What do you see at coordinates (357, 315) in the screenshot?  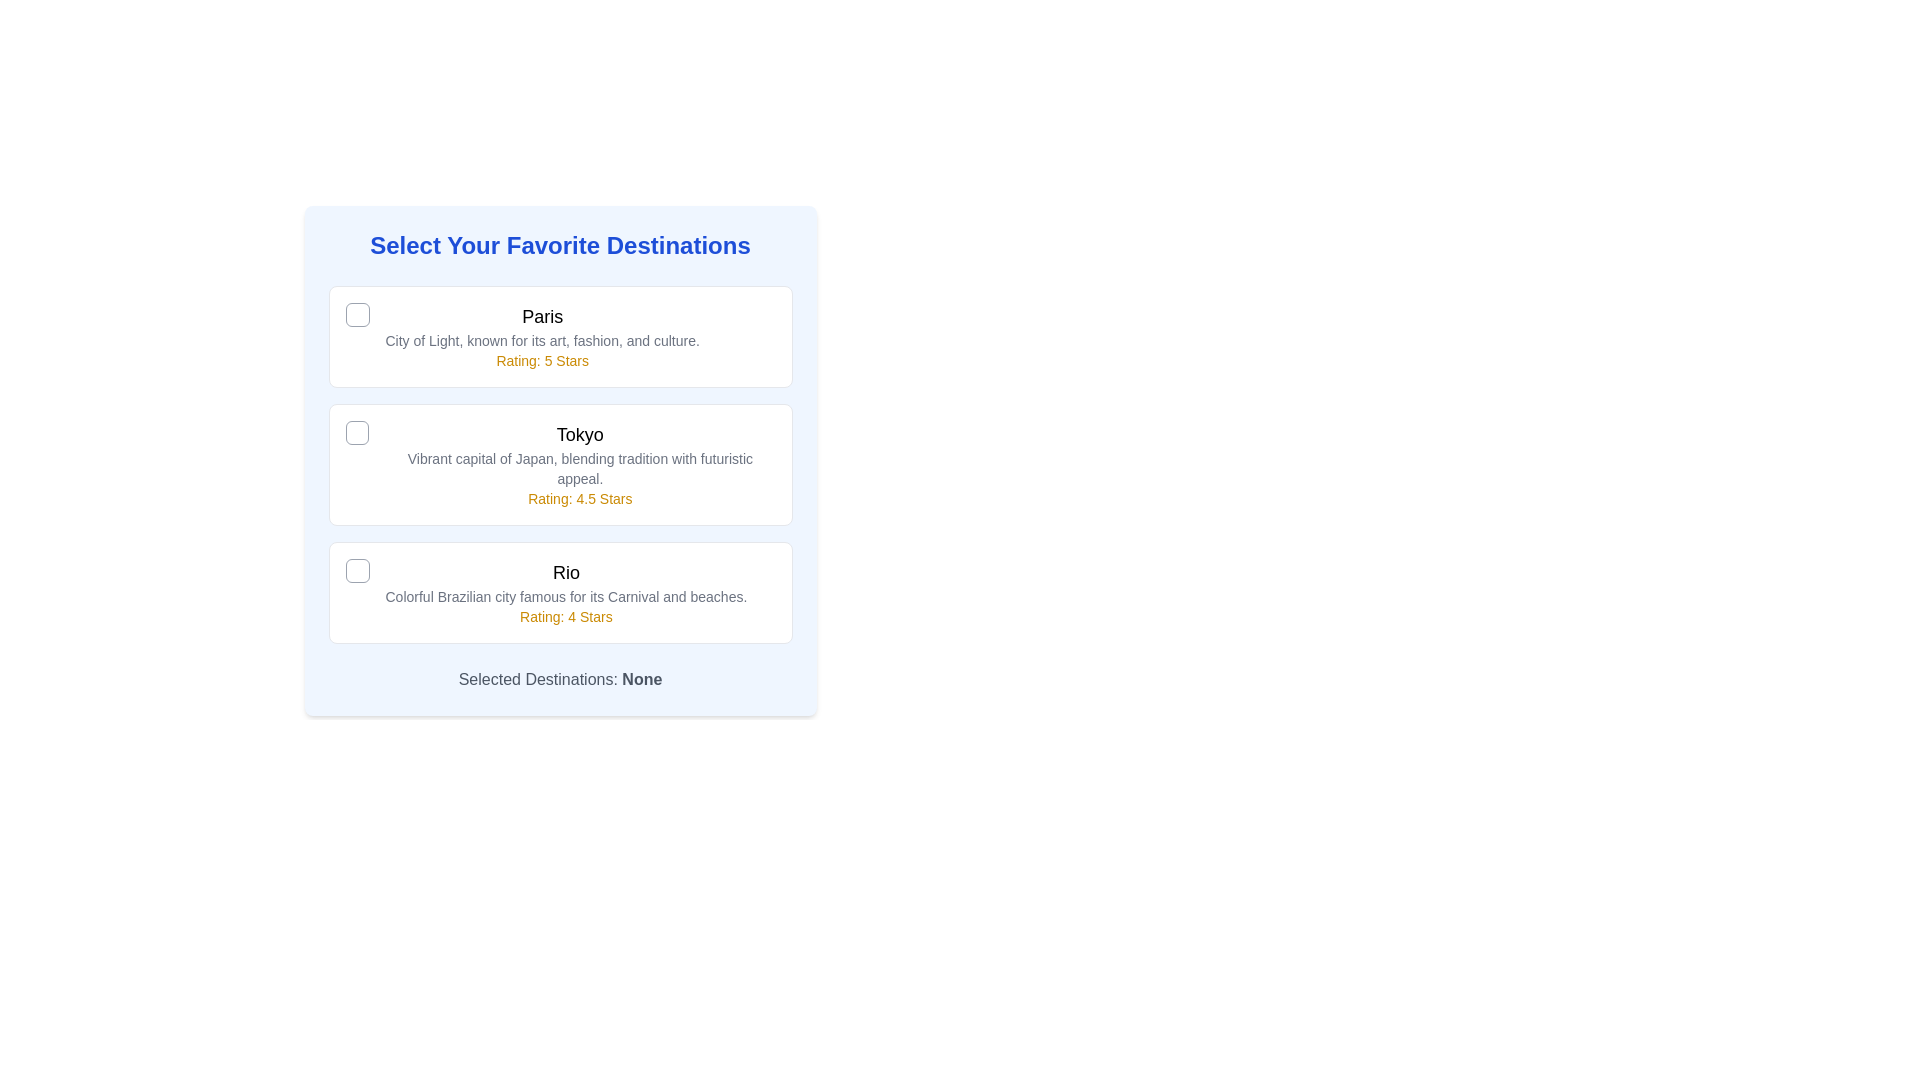 I see `the checkbox located to the left of the text 'Paris, City of Light, known for its art, fashion, and culture. Rating: 5 Stars'` at bounding box center [357, 315].